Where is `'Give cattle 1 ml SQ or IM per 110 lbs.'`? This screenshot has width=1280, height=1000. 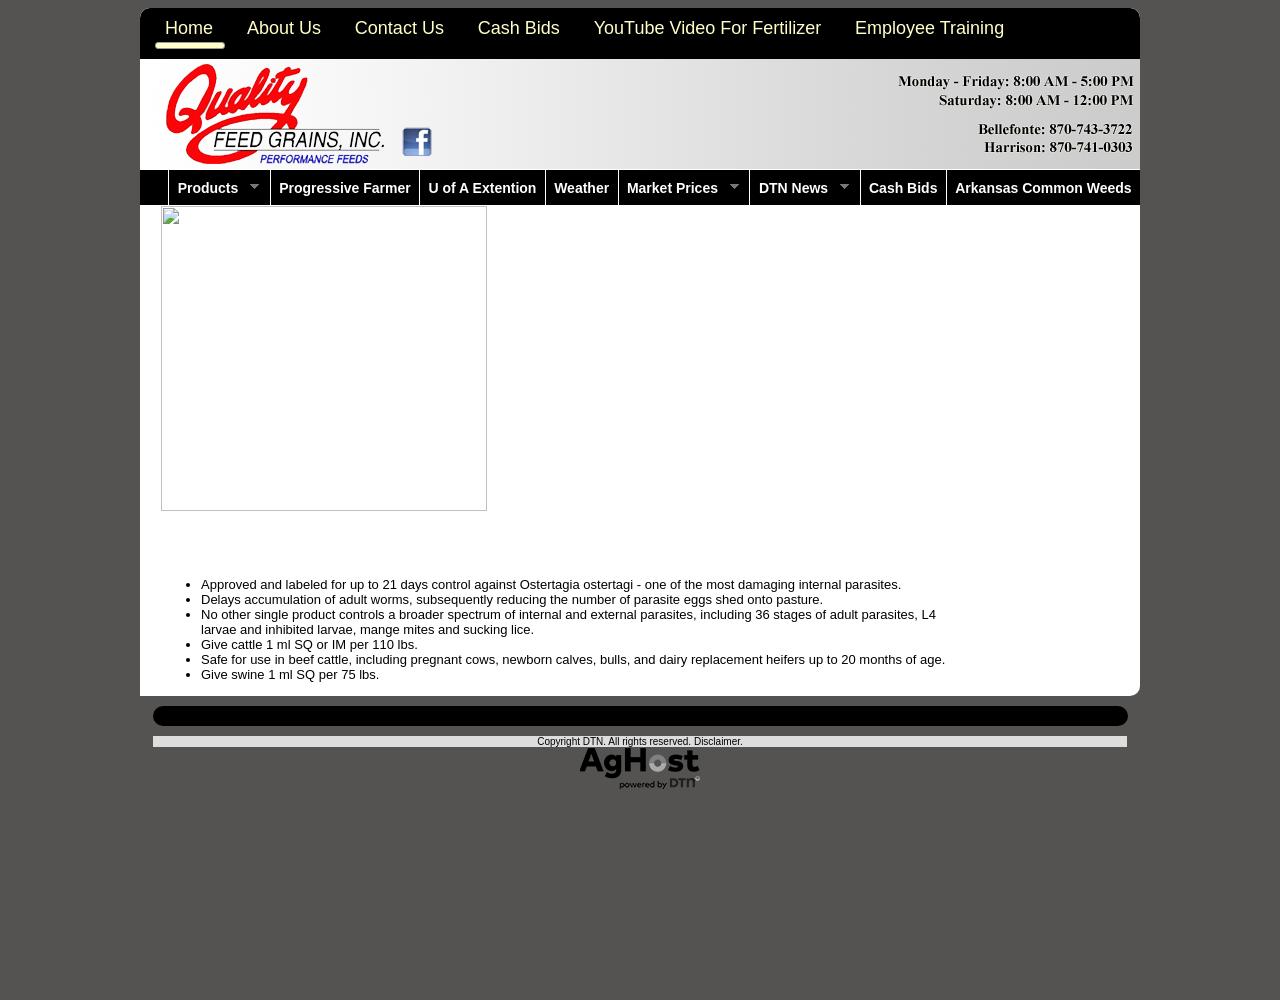 'Give cattle 1 ml SQ or IM per 110 lbs.' is located at coordinates (307, 644).